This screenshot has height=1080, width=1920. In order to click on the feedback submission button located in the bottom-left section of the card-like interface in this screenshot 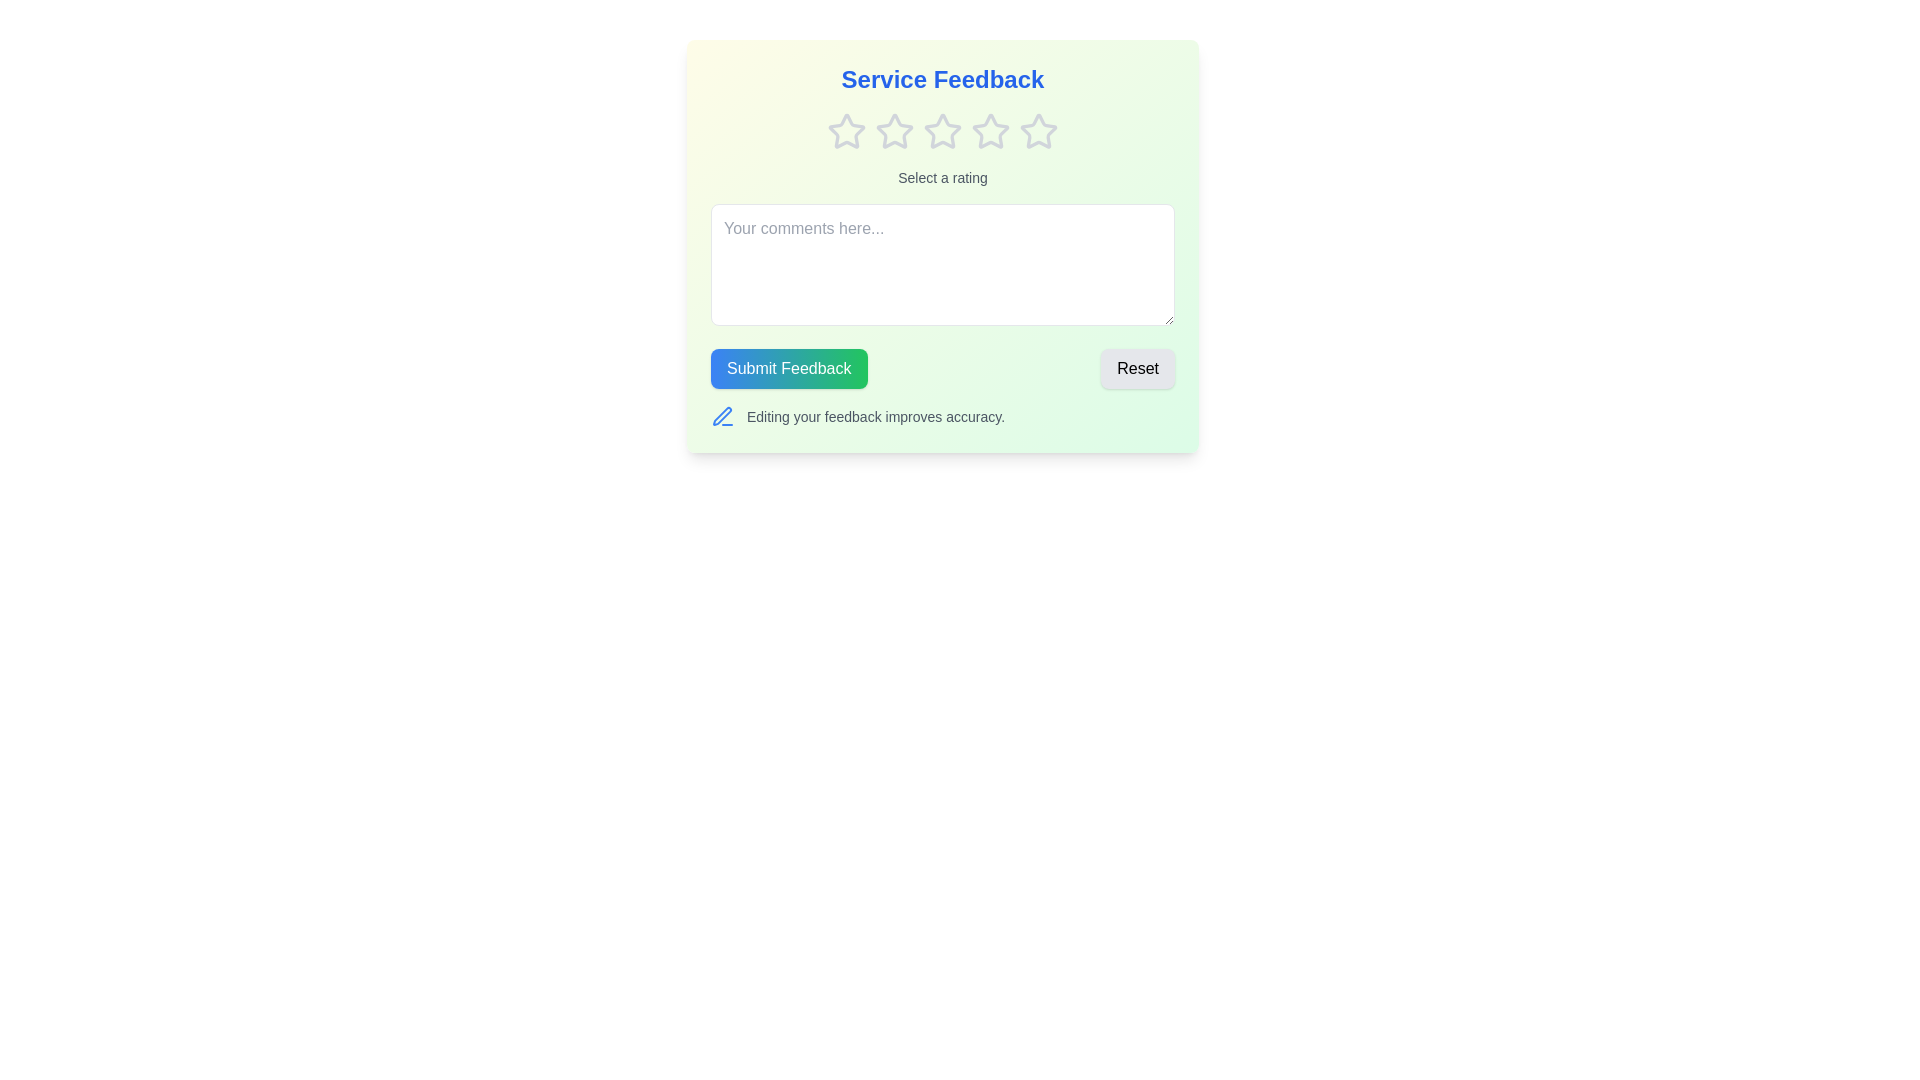, I will do `click(788, 369)`.